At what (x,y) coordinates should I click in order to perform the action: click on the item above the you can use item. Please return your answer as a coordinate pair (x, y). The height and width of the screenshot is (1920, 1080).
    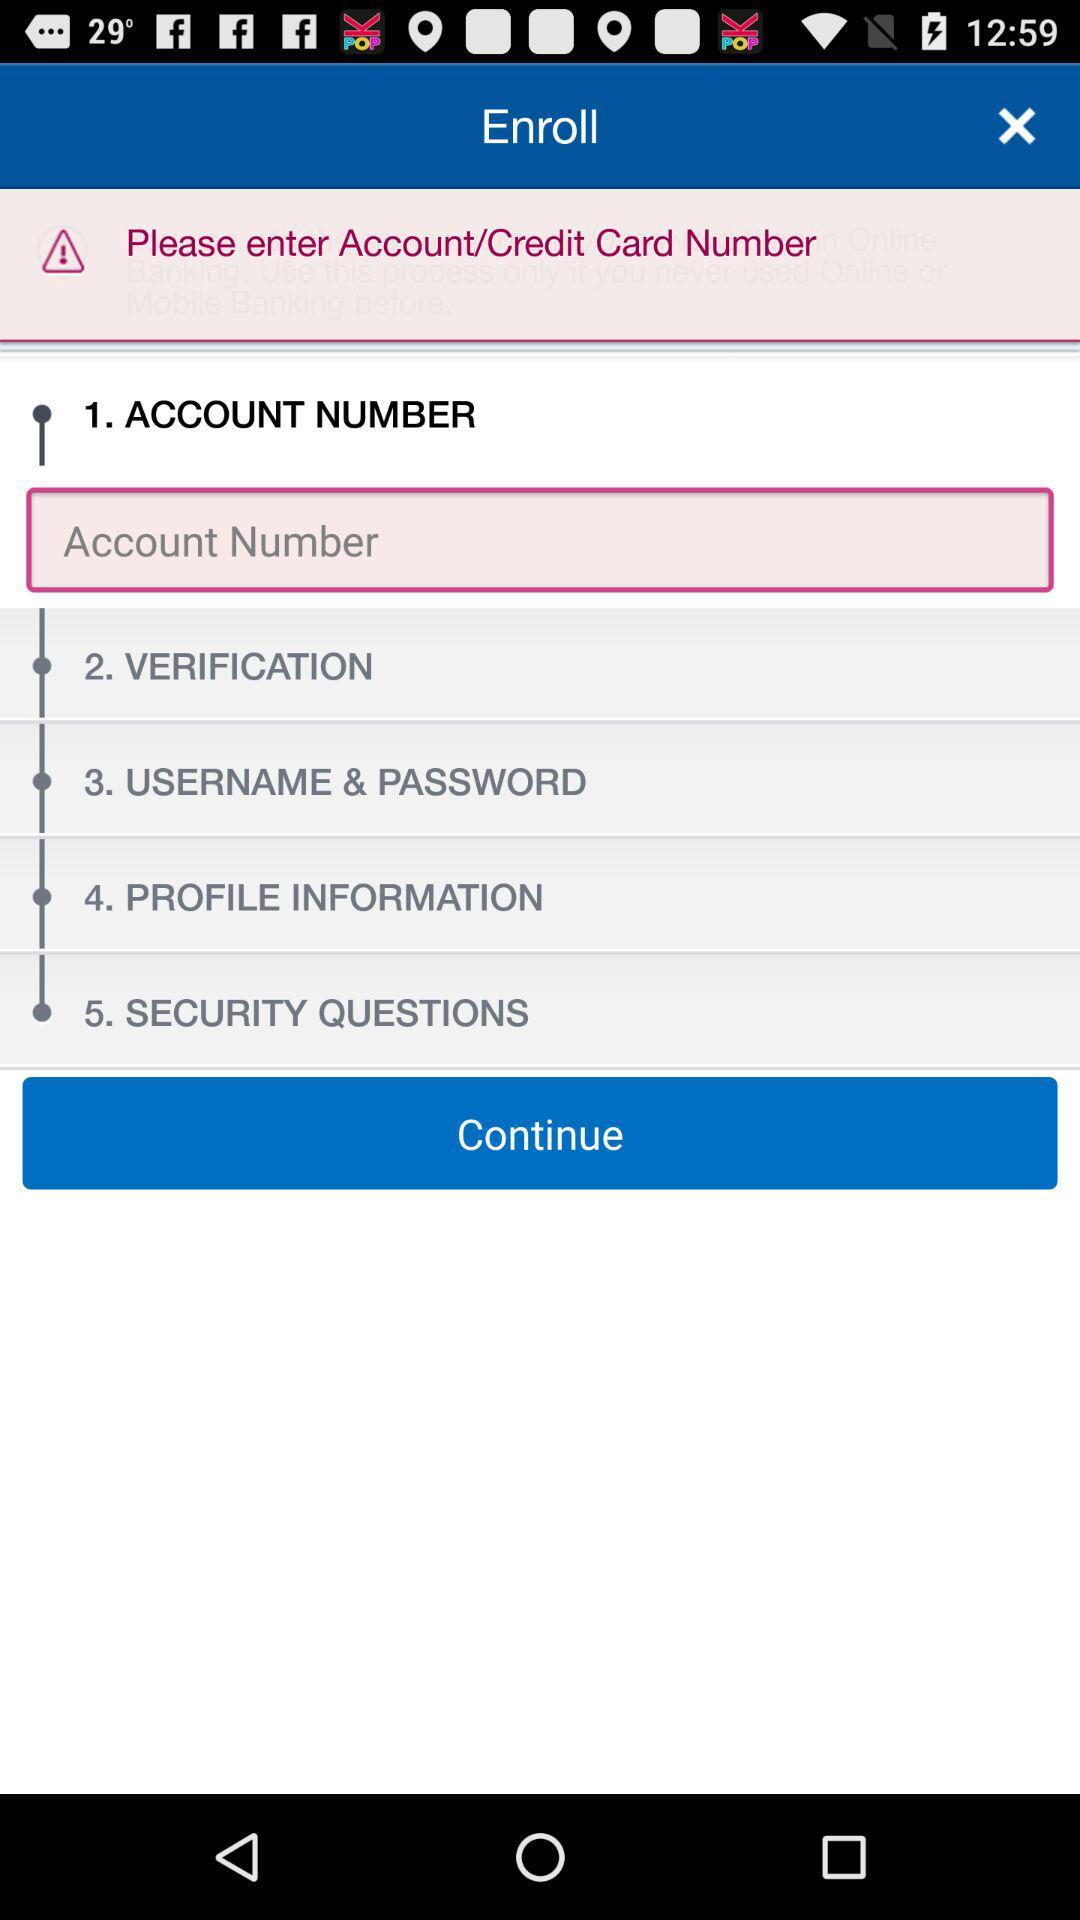
    Looking at the image, I should click on (540, 124).